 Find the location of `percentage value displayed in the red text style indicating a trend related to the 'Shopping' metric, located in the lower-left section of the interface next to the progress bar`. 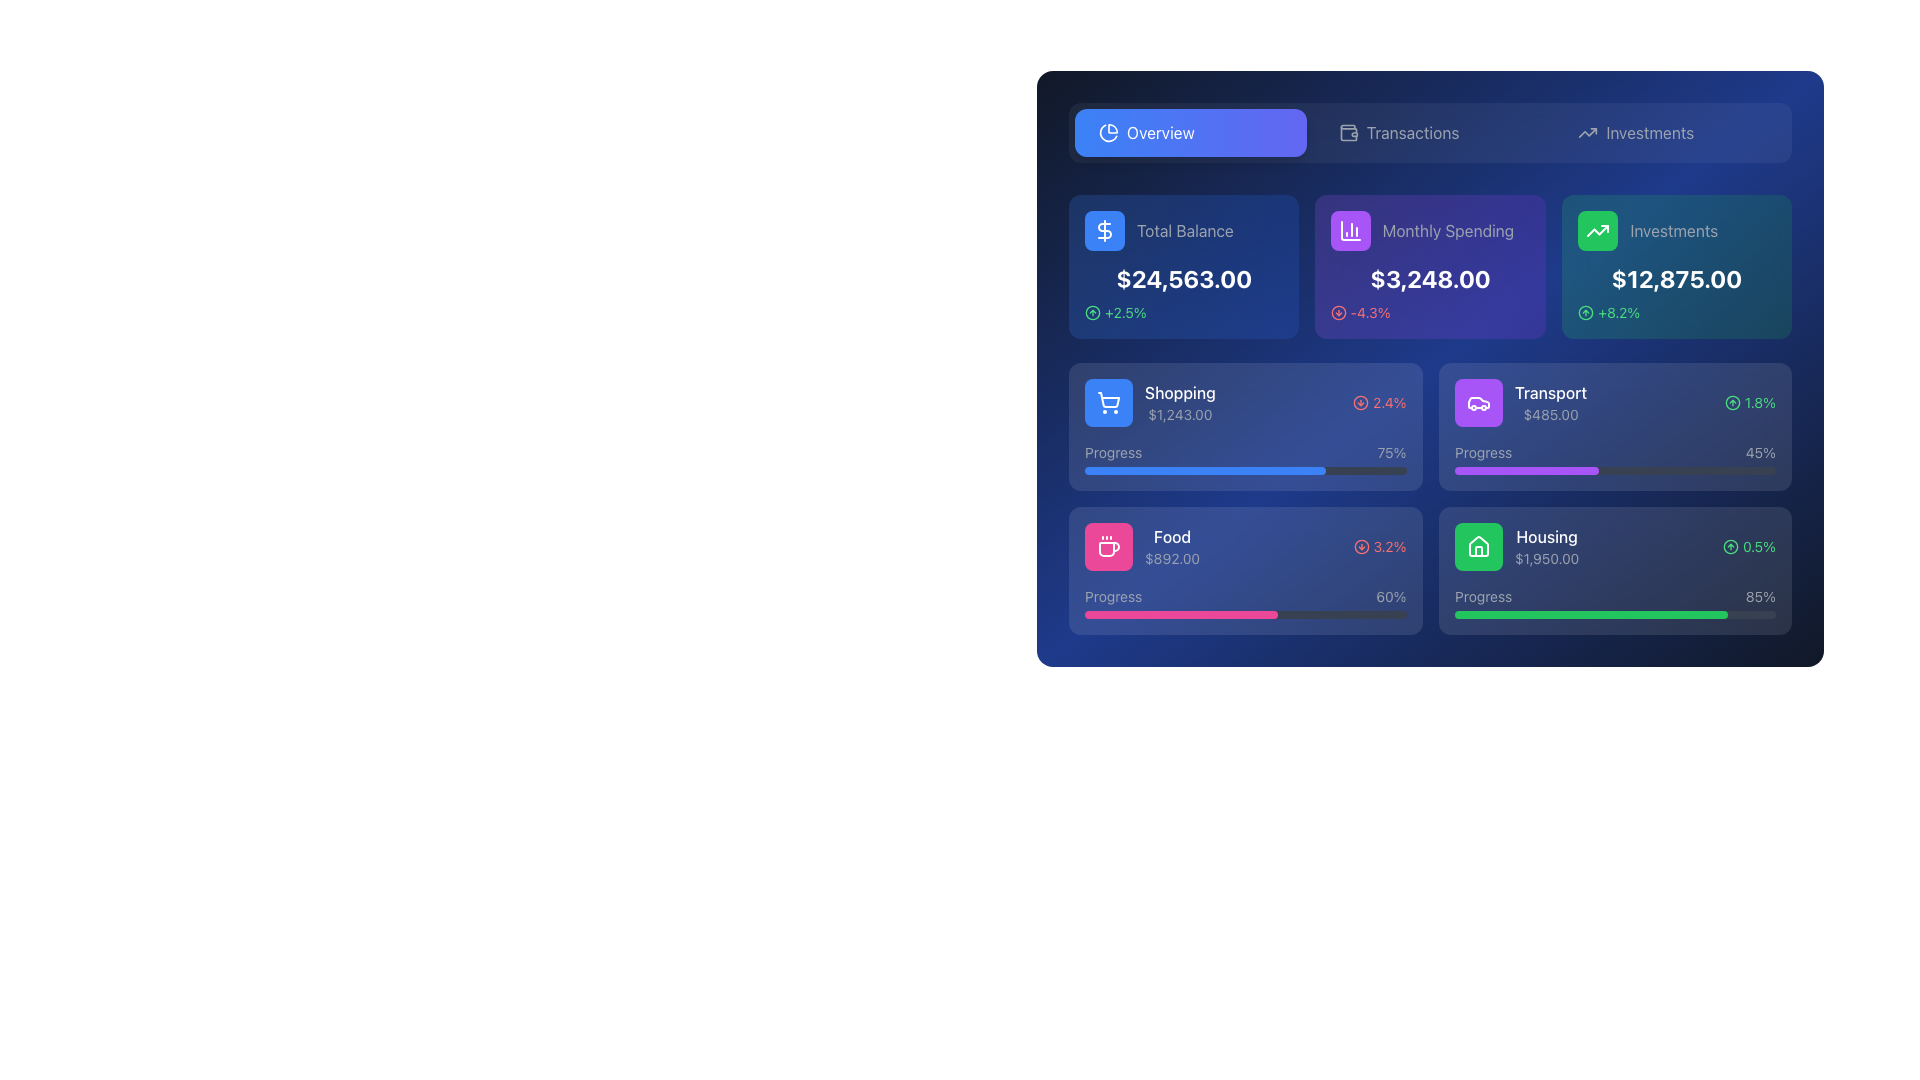

percentage value displayed in the red text style indicating a trend related to the 'Shopping' metric, located in the lower-left section of the interface next to the progress bar is located at coordinates (1388, 402).